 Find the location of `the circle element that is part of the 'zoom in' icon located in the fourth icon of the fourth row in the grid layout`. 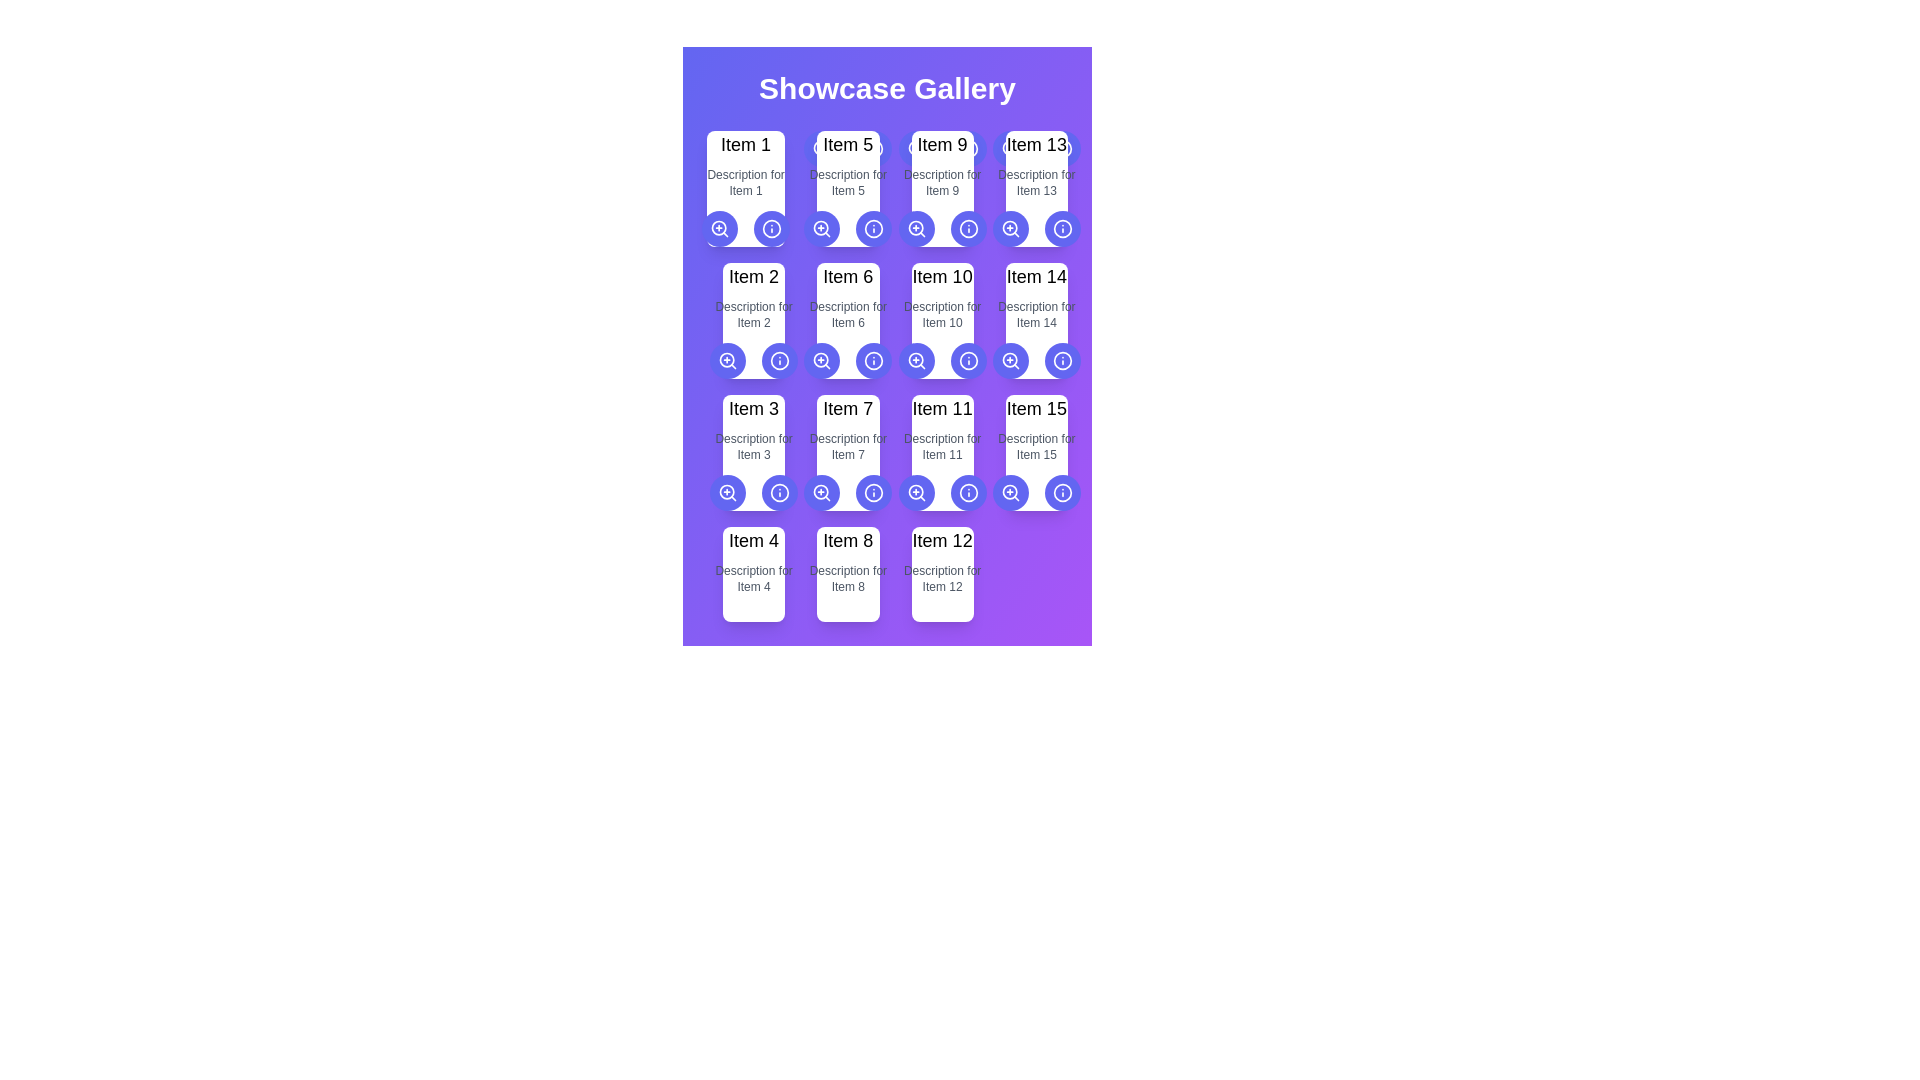

the circle element that is part of the 'zoom in' icon located in the fourth icon of the fourth row in the grid layout is located at coordinates (1010, 492).